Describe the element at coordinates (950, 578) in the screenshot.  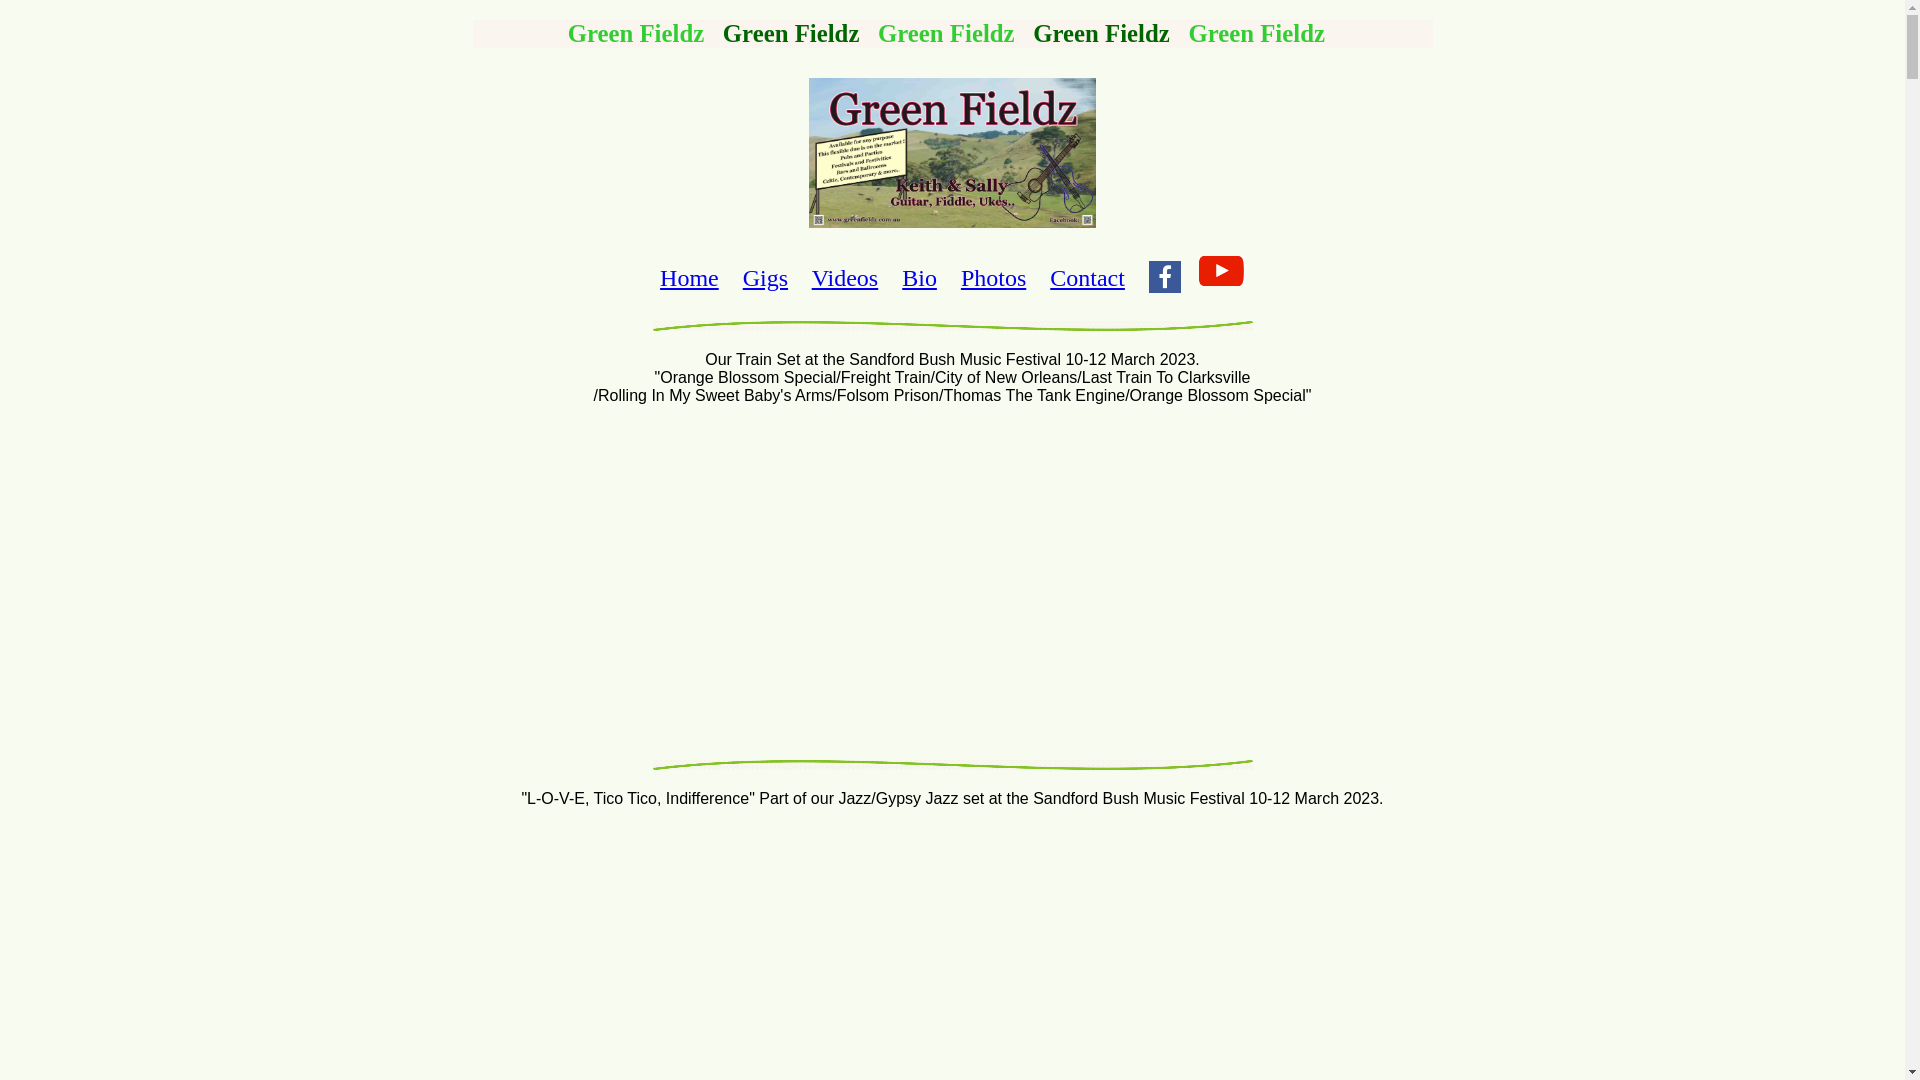
I see `'YouTube video player'` at that location.